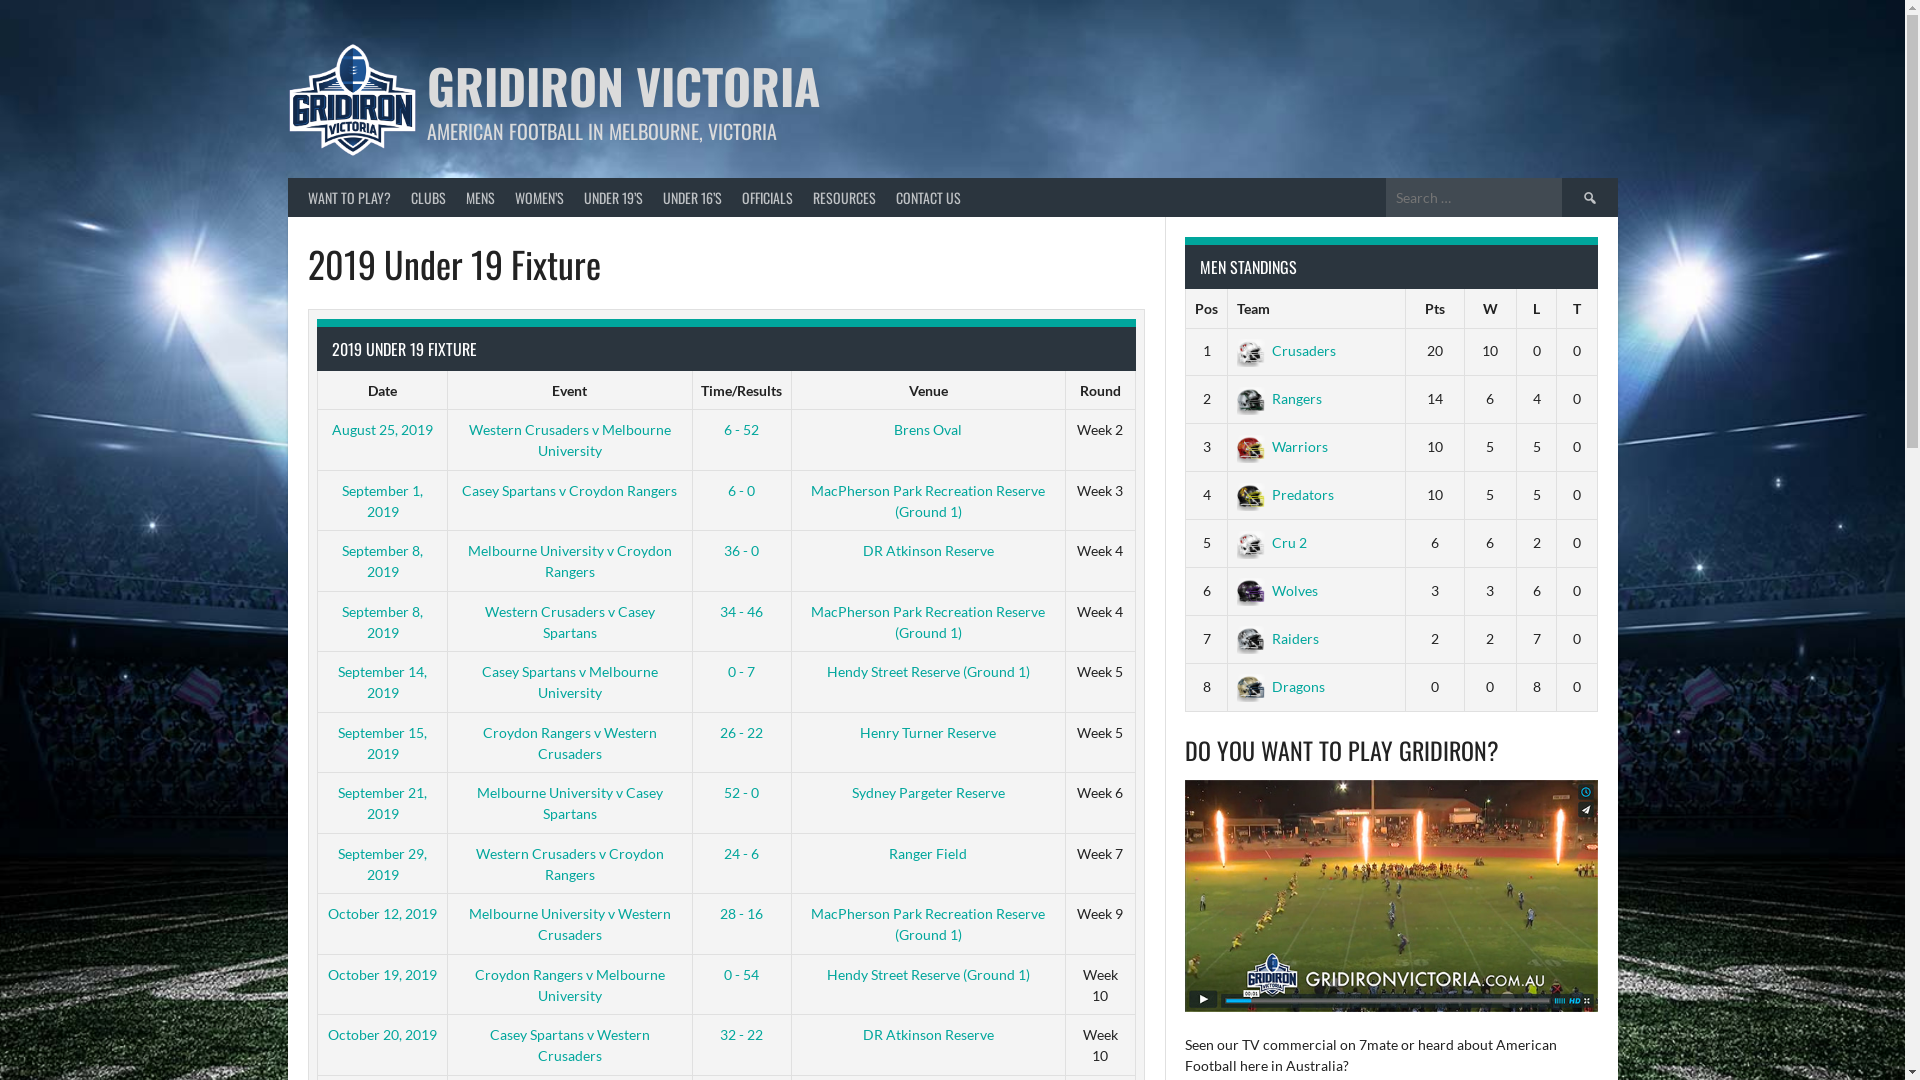 This screenshot has height=1080, width=1920. Describe the element at coordinates (337, 681) in the screenshot. I see `'September 14, 2019'` at that location.